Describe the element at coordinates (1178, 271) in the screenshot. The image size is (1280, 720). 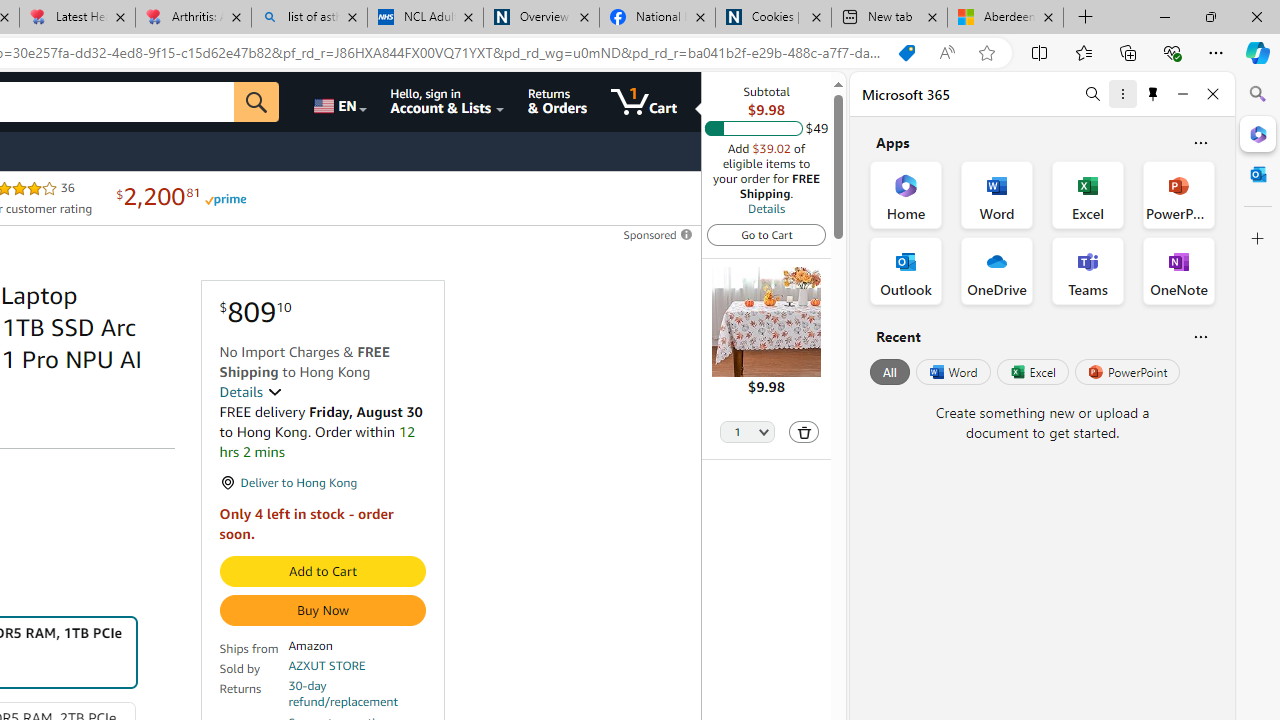
I see `'OneNote Office App'` at that location.